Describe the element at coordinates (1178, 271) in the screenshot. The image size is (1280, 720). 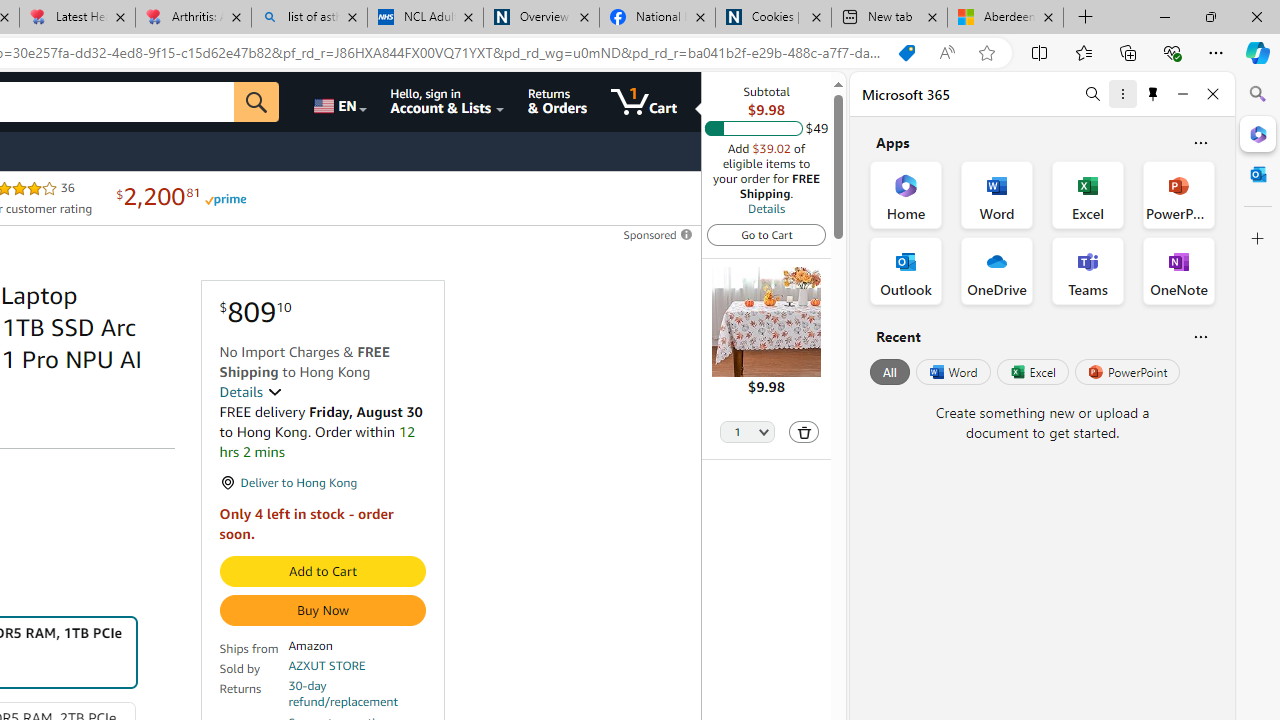
I see `'OneNote Office App'` at that location.